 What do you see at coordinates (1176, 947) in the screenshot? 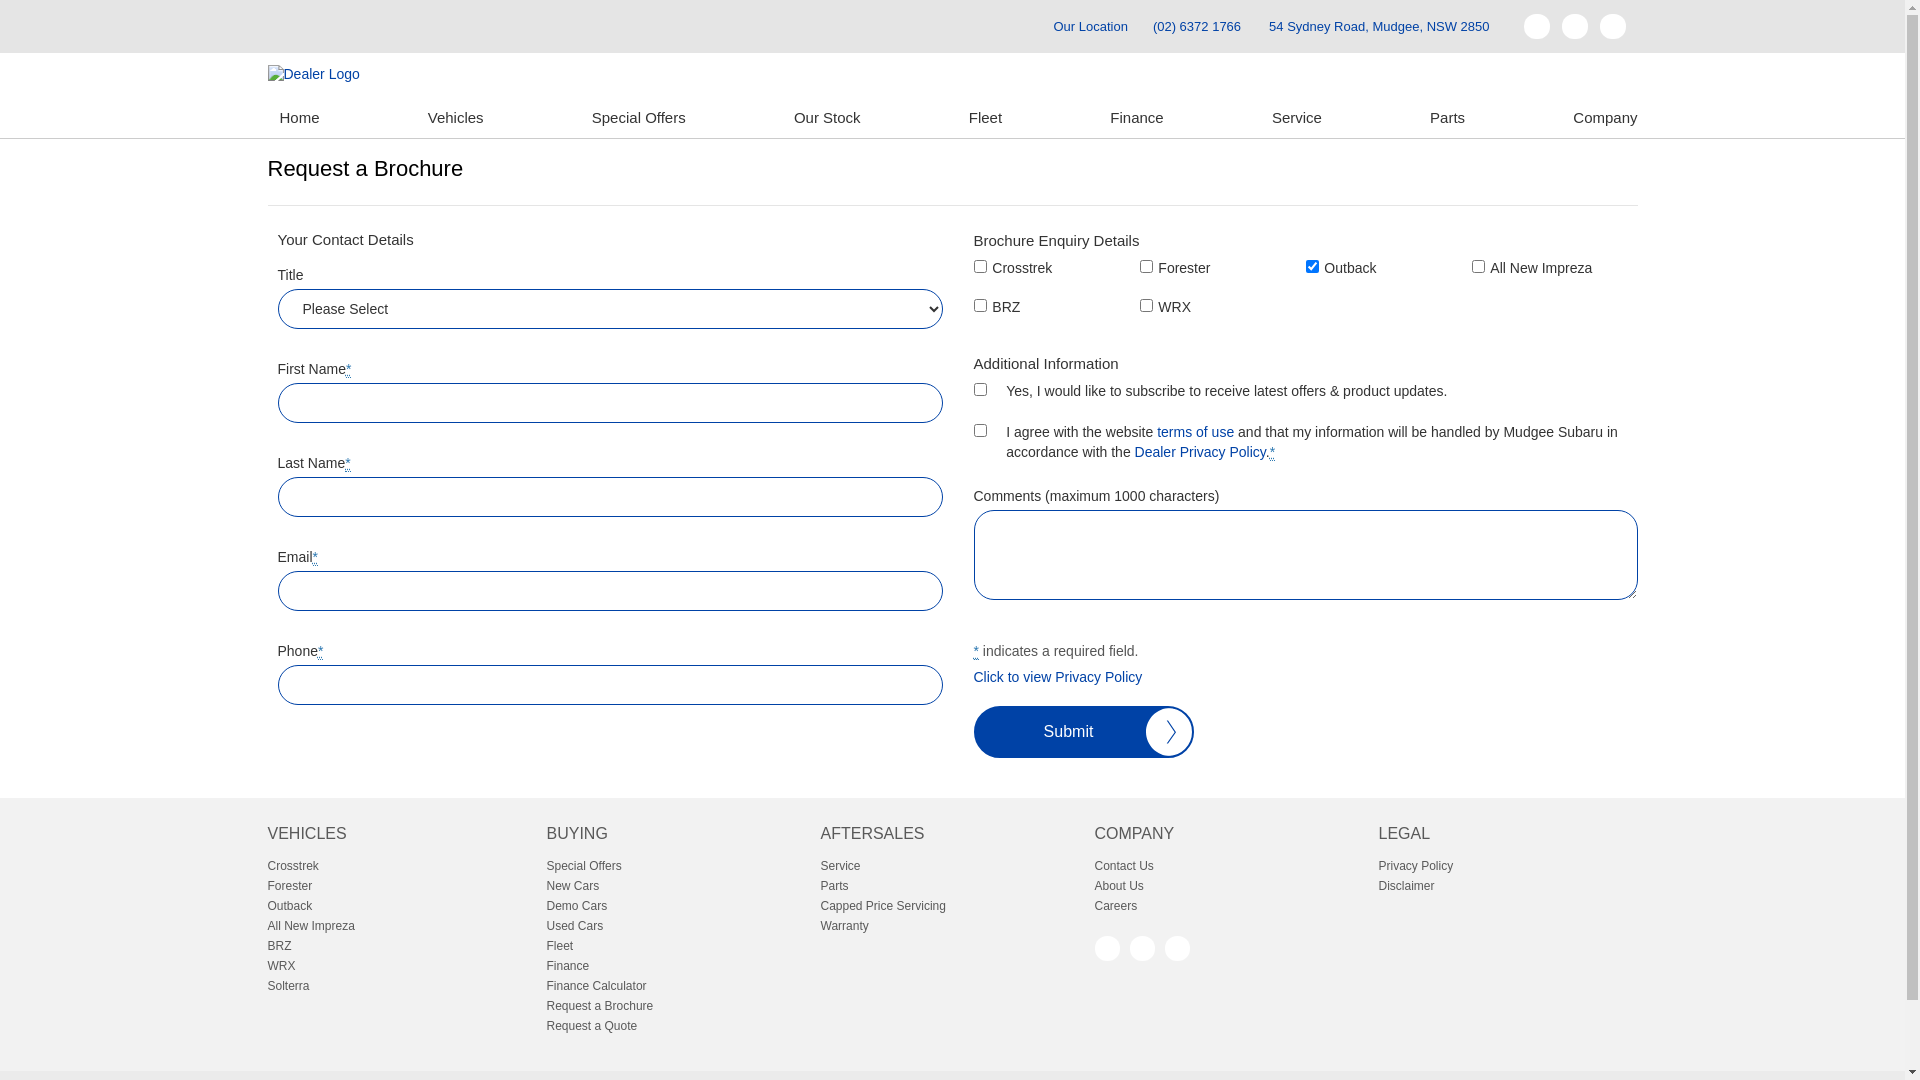
I see `'Instagram'` at bounding box center [1176, 947].